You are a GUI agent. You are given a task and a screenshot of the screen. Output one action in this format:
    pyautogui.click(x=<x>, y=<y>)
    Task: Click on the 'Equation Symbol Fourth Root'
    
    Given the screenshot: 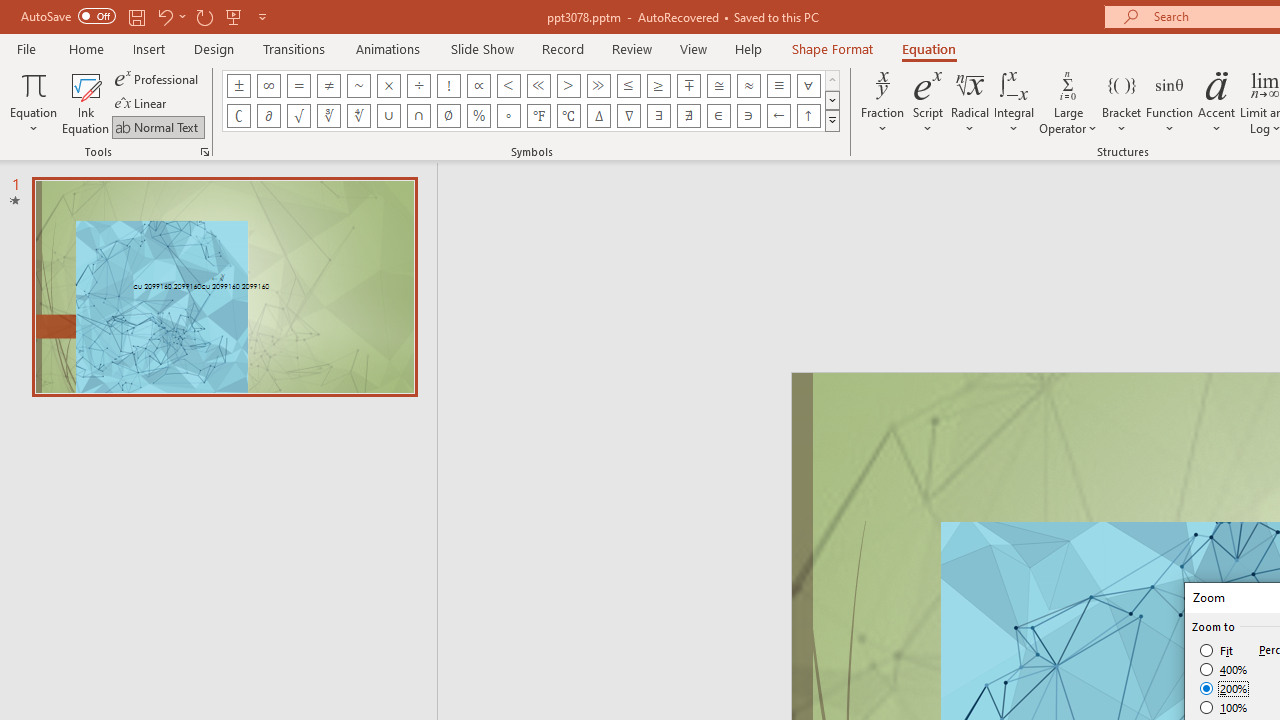 What is the action you would take?
    pyautogui.click(x=359, y=115)
    